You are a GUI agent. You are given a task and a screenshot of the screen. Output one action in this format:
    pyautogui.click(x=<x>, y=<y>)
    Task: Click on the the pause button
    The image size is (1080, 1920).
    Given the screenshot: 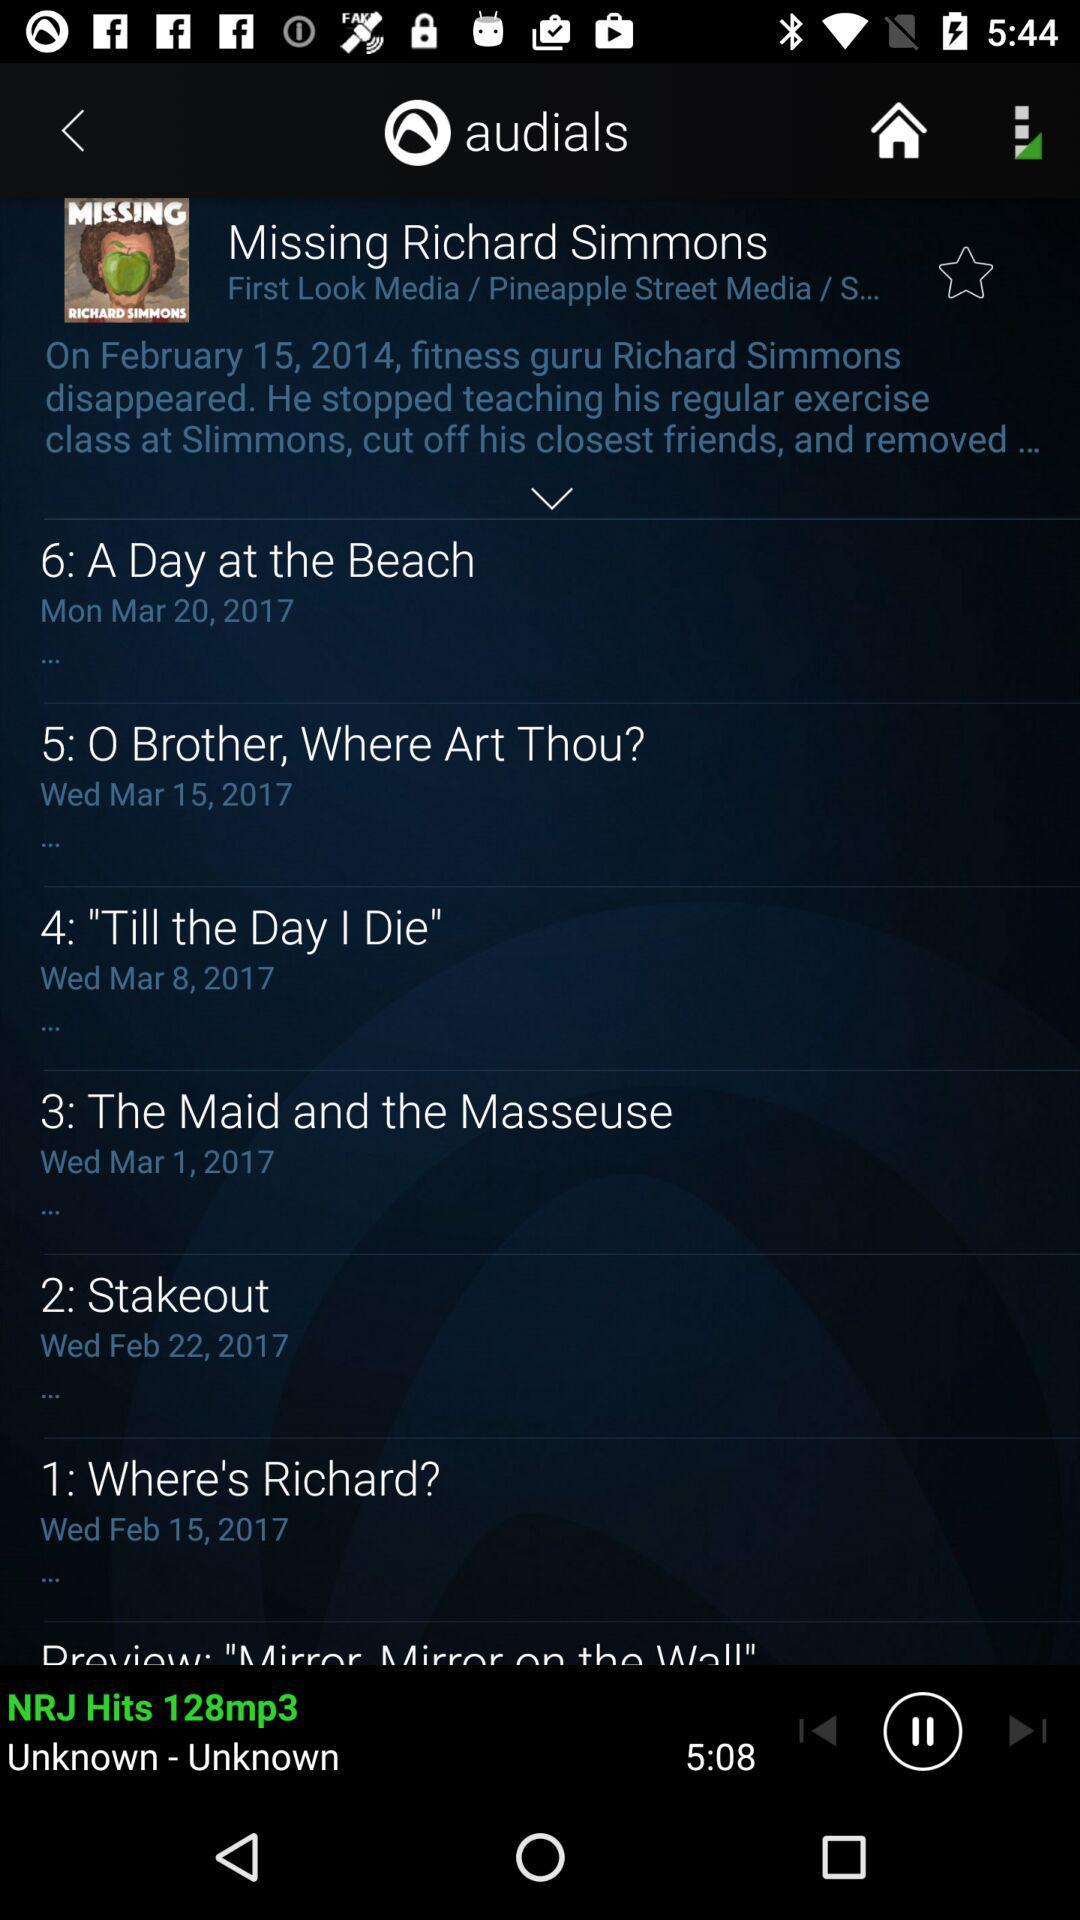 What is the action you would take?
    pyautogui.click(x=922, y=1730)
    